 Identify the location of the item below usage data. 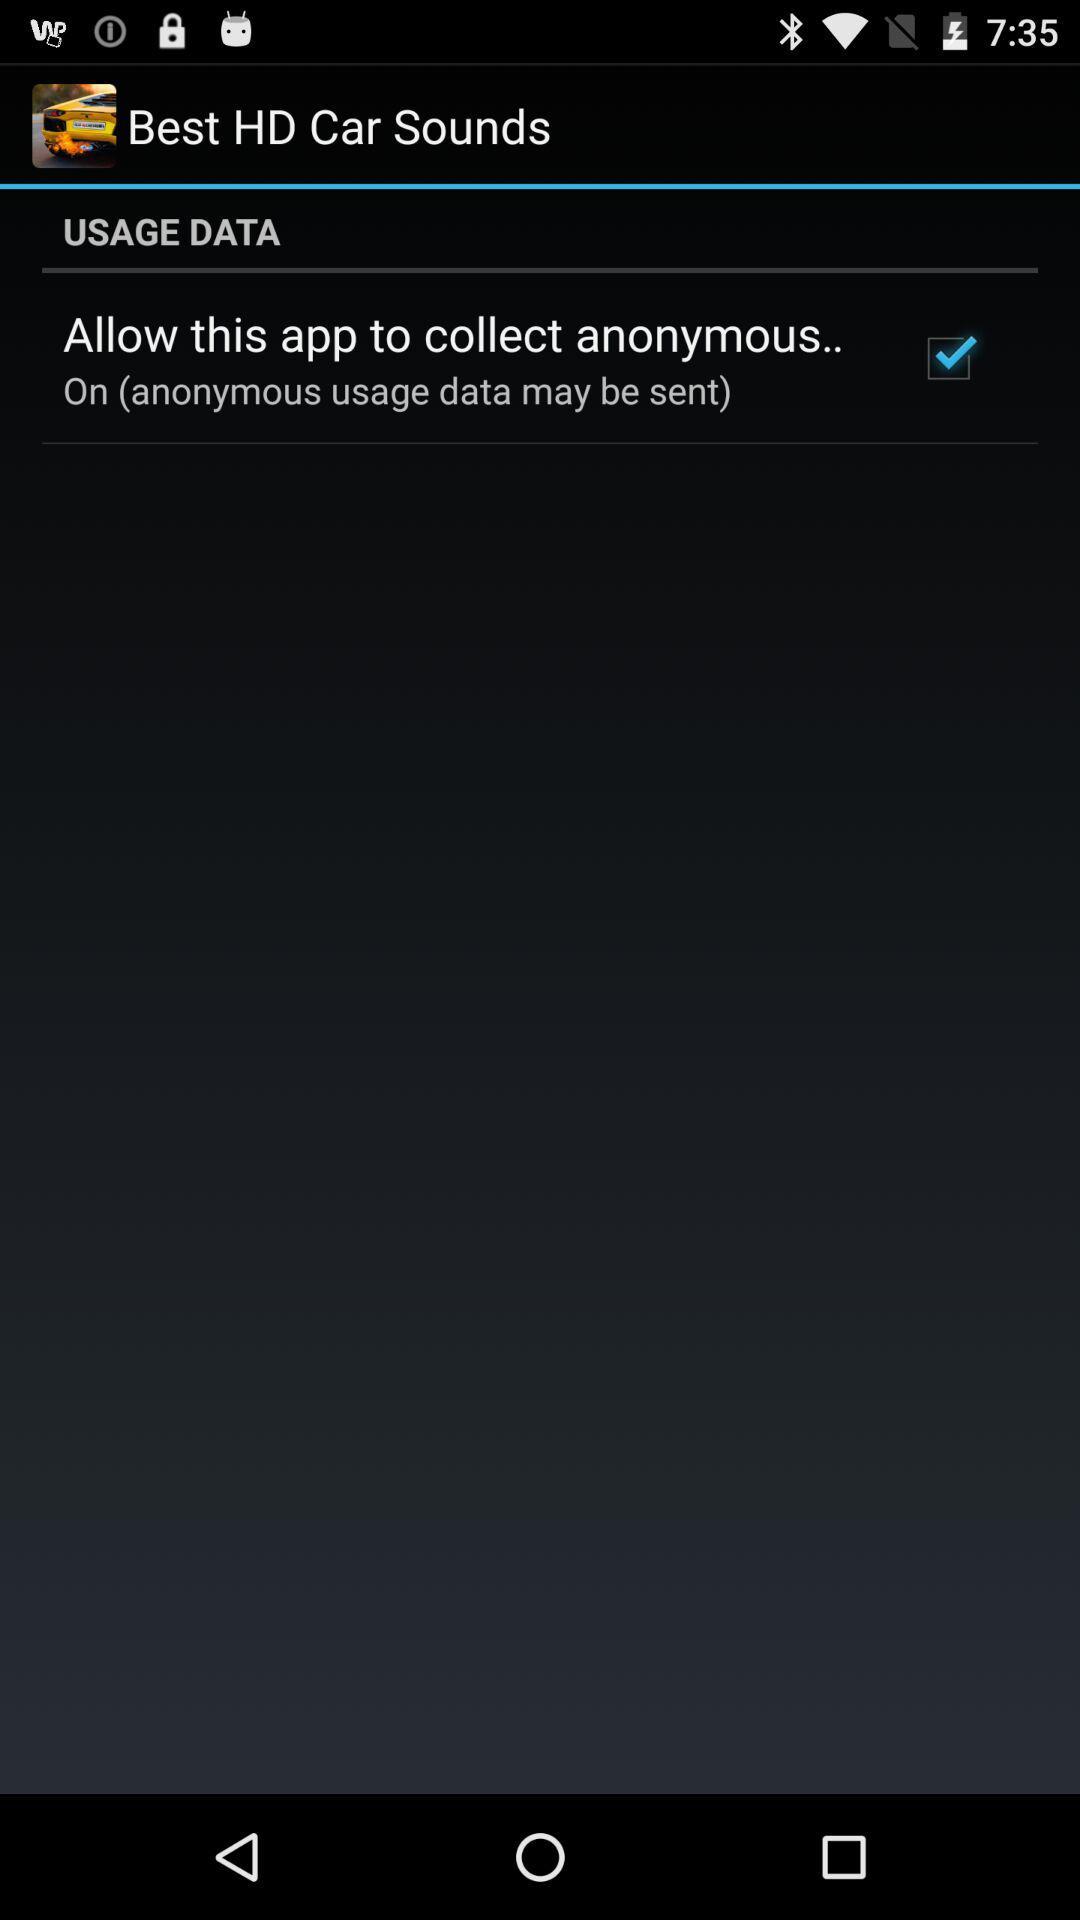
(947, 358).